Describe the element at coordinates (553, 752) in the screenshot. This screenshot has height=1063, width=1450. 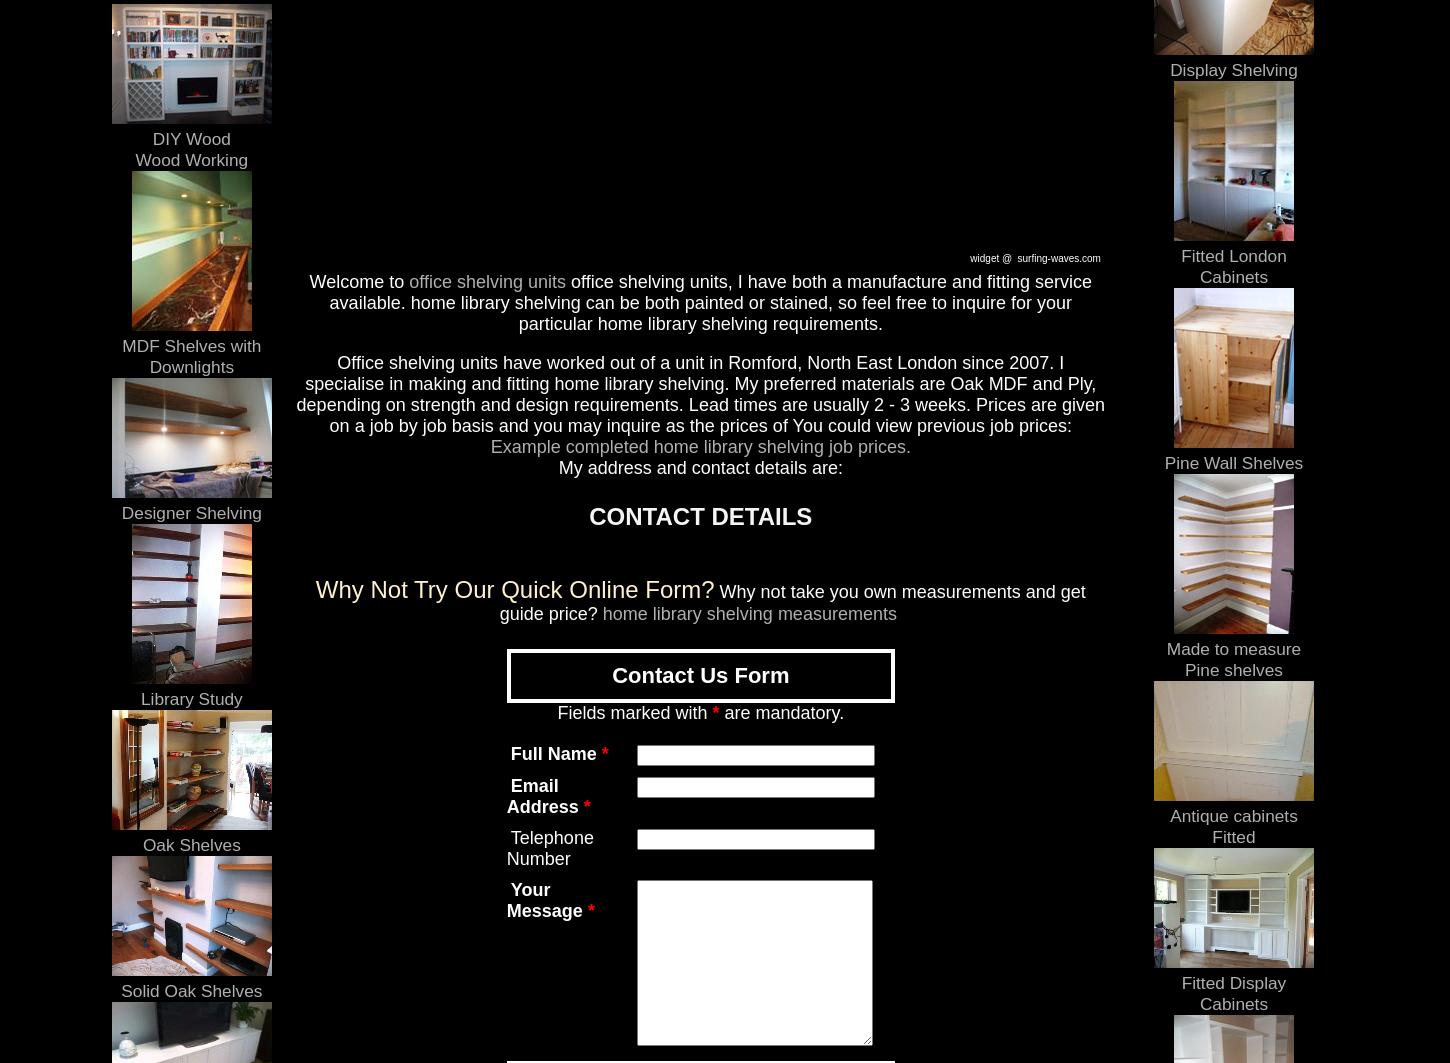
I see `'Full Name'` at that location.